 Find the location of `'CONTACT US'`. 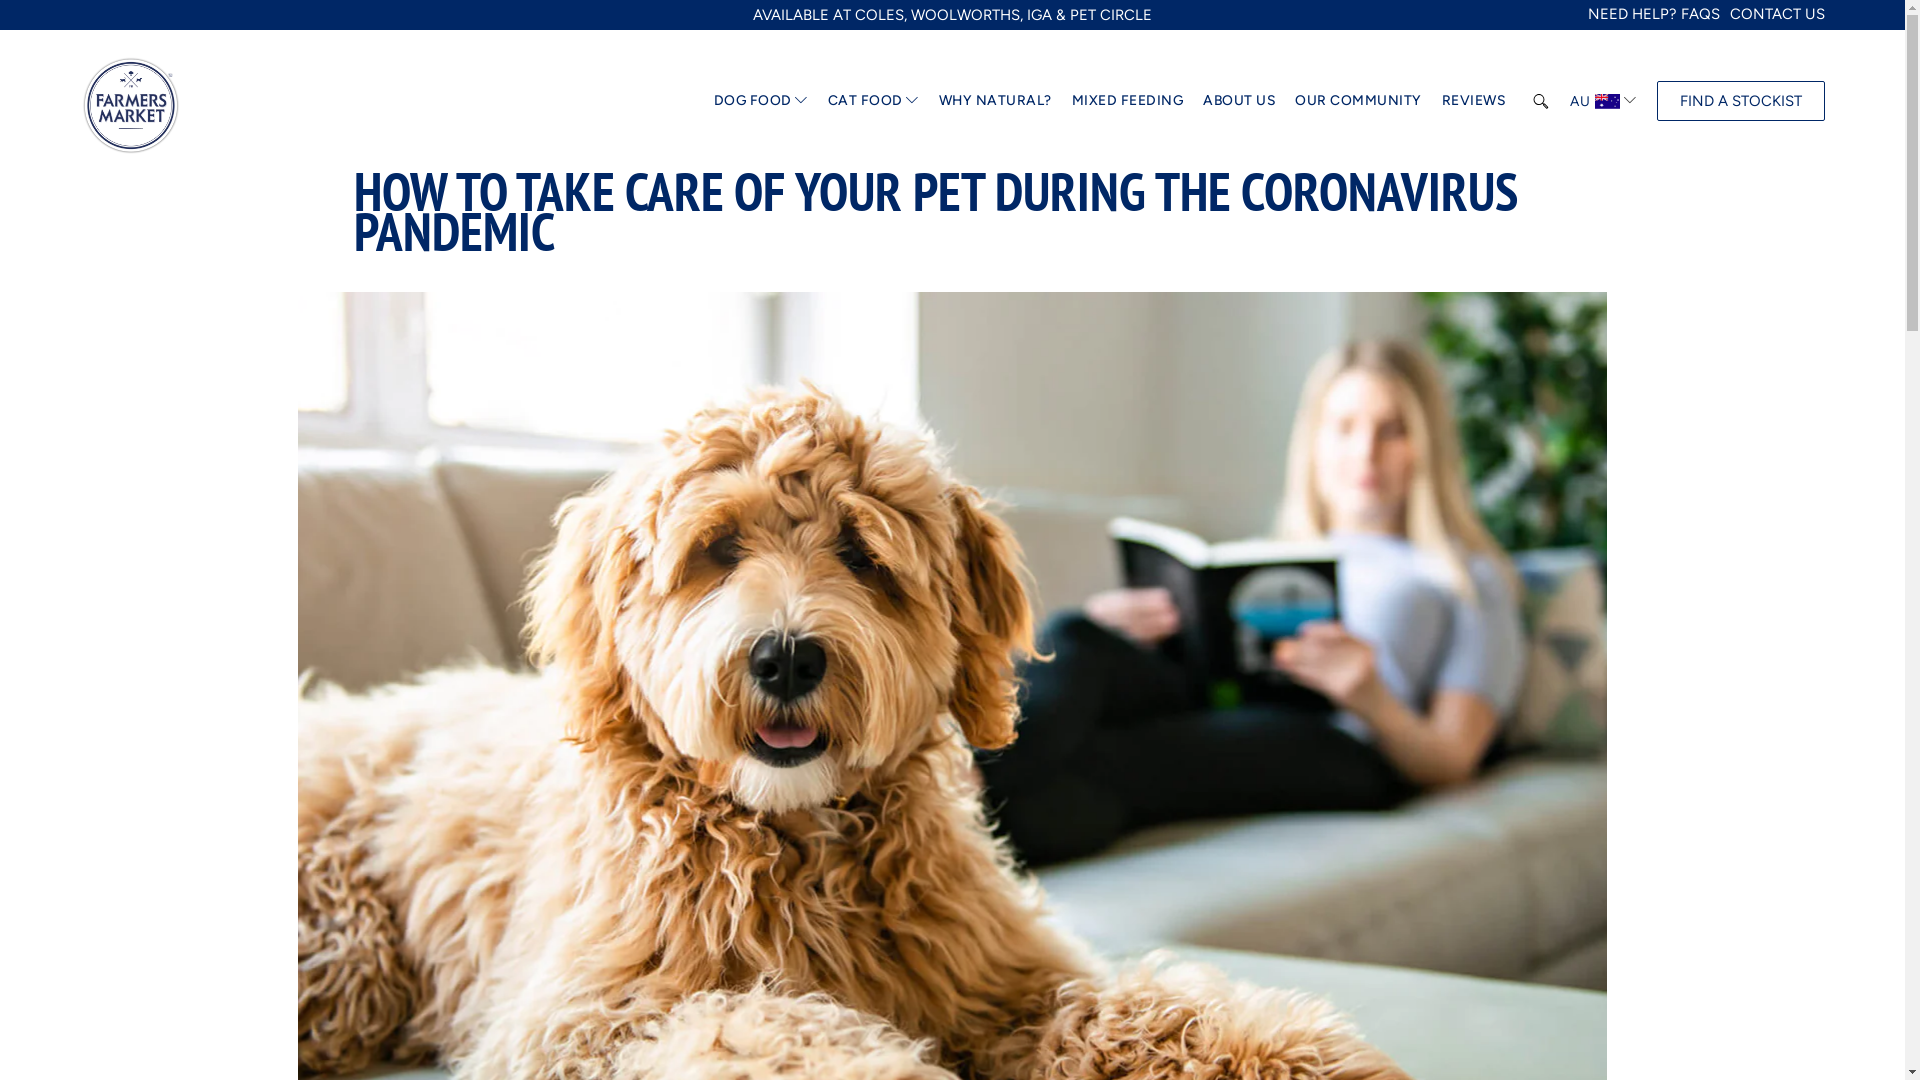

'CONTACT US' is located at coordinates (1777, 14).